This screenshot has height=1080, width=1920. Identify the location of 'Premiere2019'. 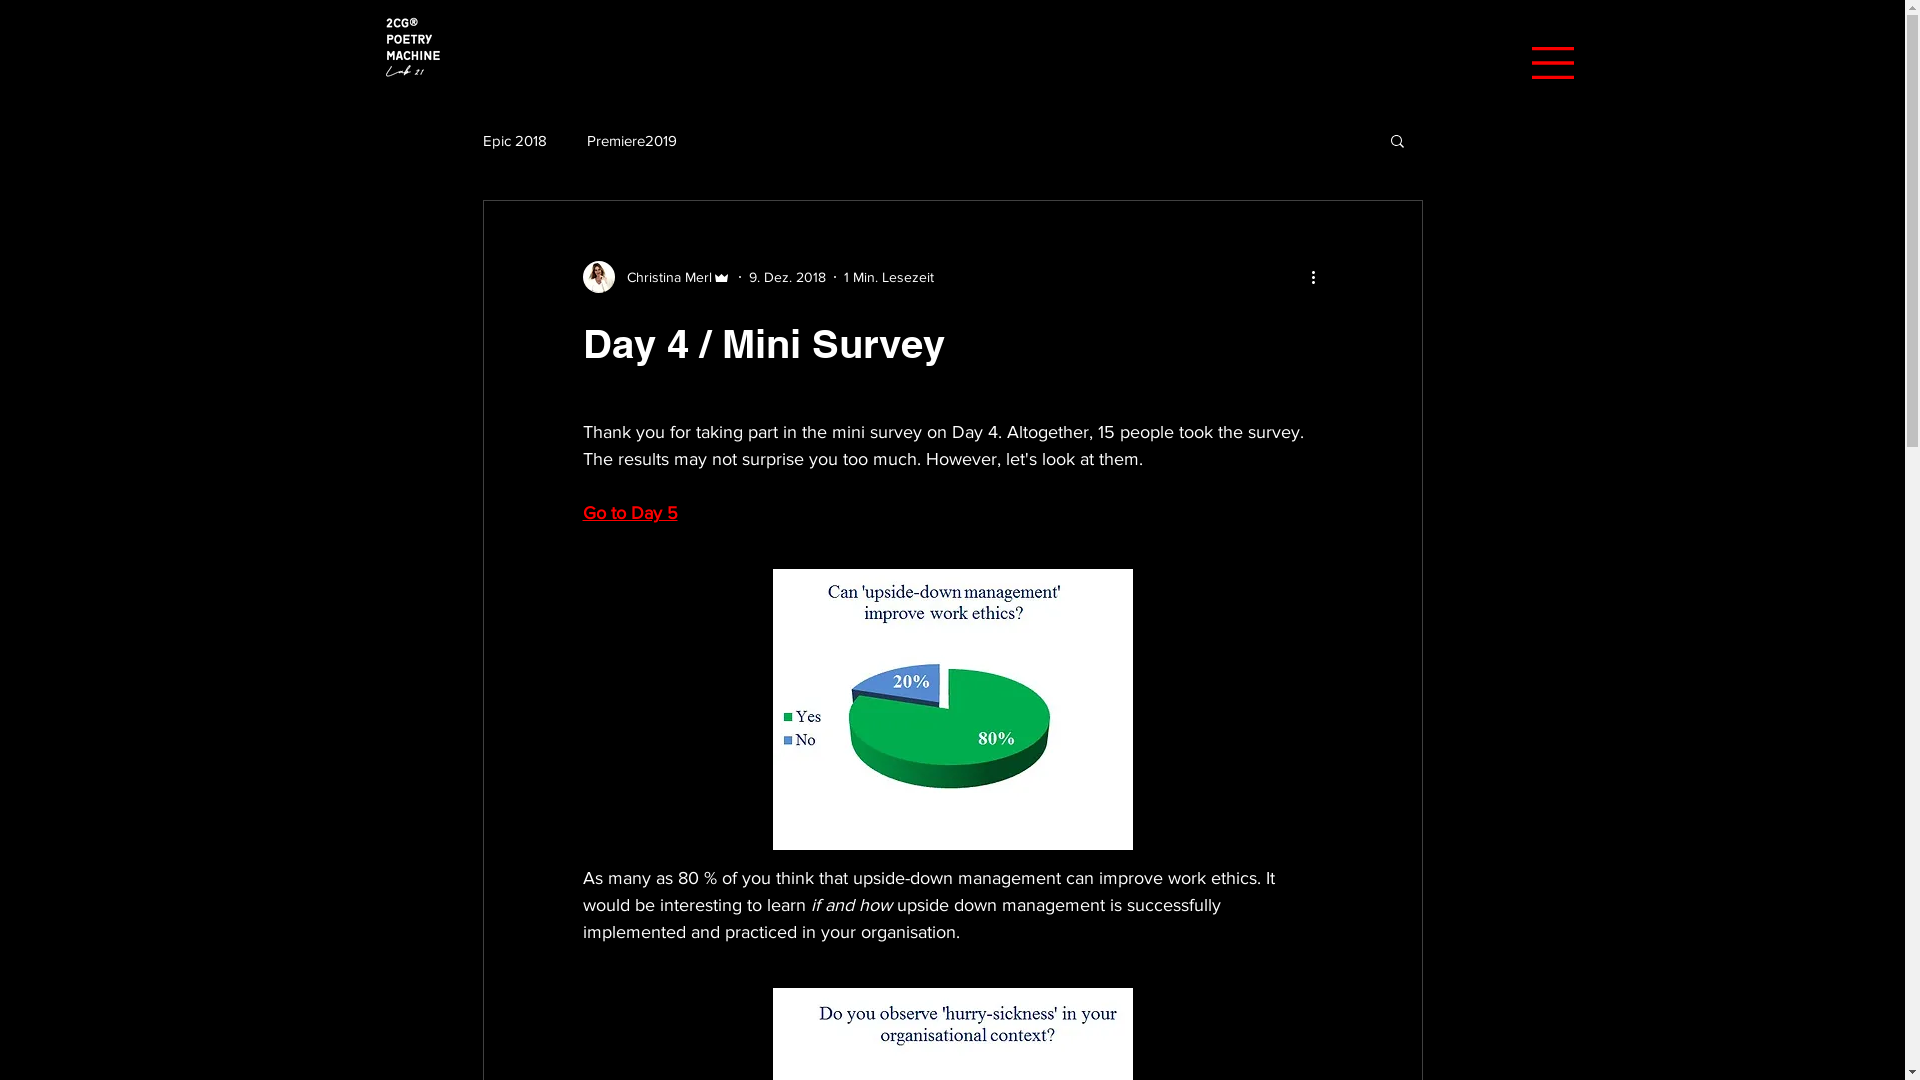
(584, 139).